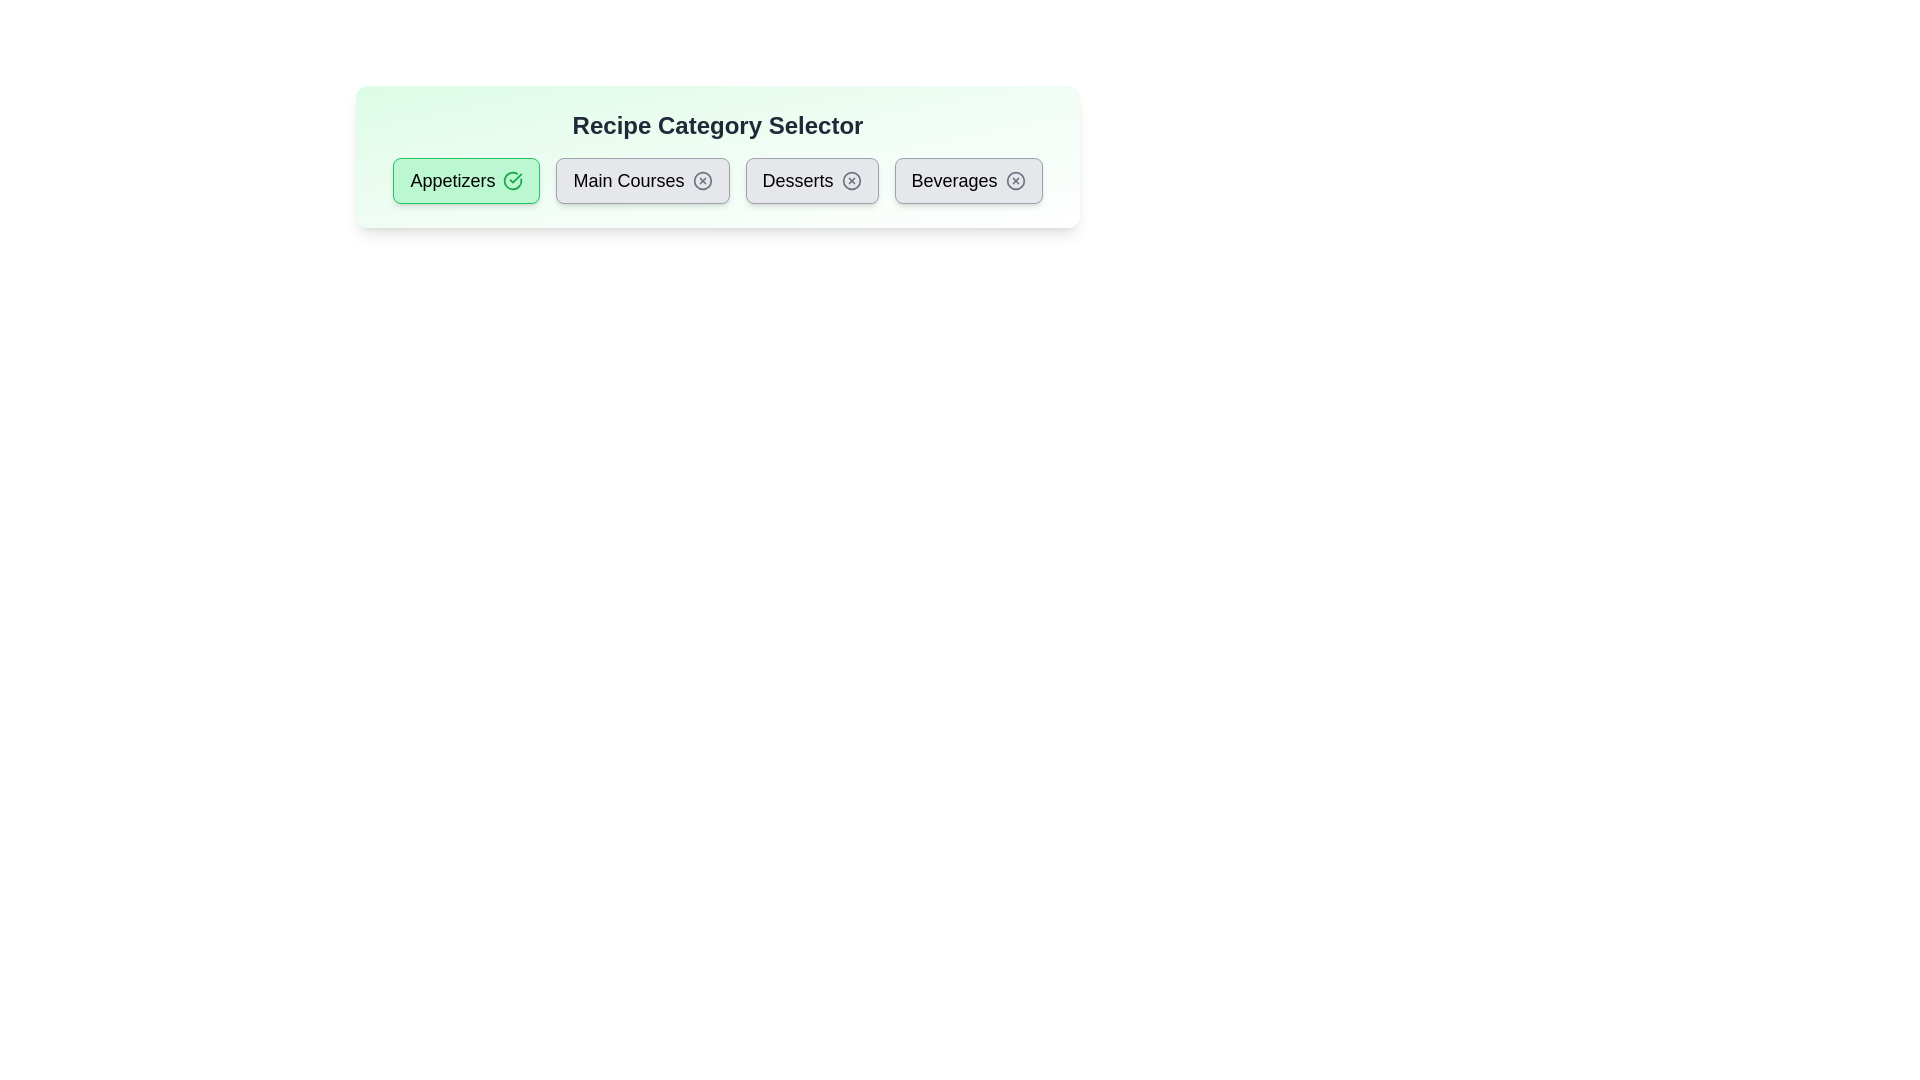 This screenshot has height=1080, width=1920. I want to click on the category button labeled Beverages, so click(968, 181).